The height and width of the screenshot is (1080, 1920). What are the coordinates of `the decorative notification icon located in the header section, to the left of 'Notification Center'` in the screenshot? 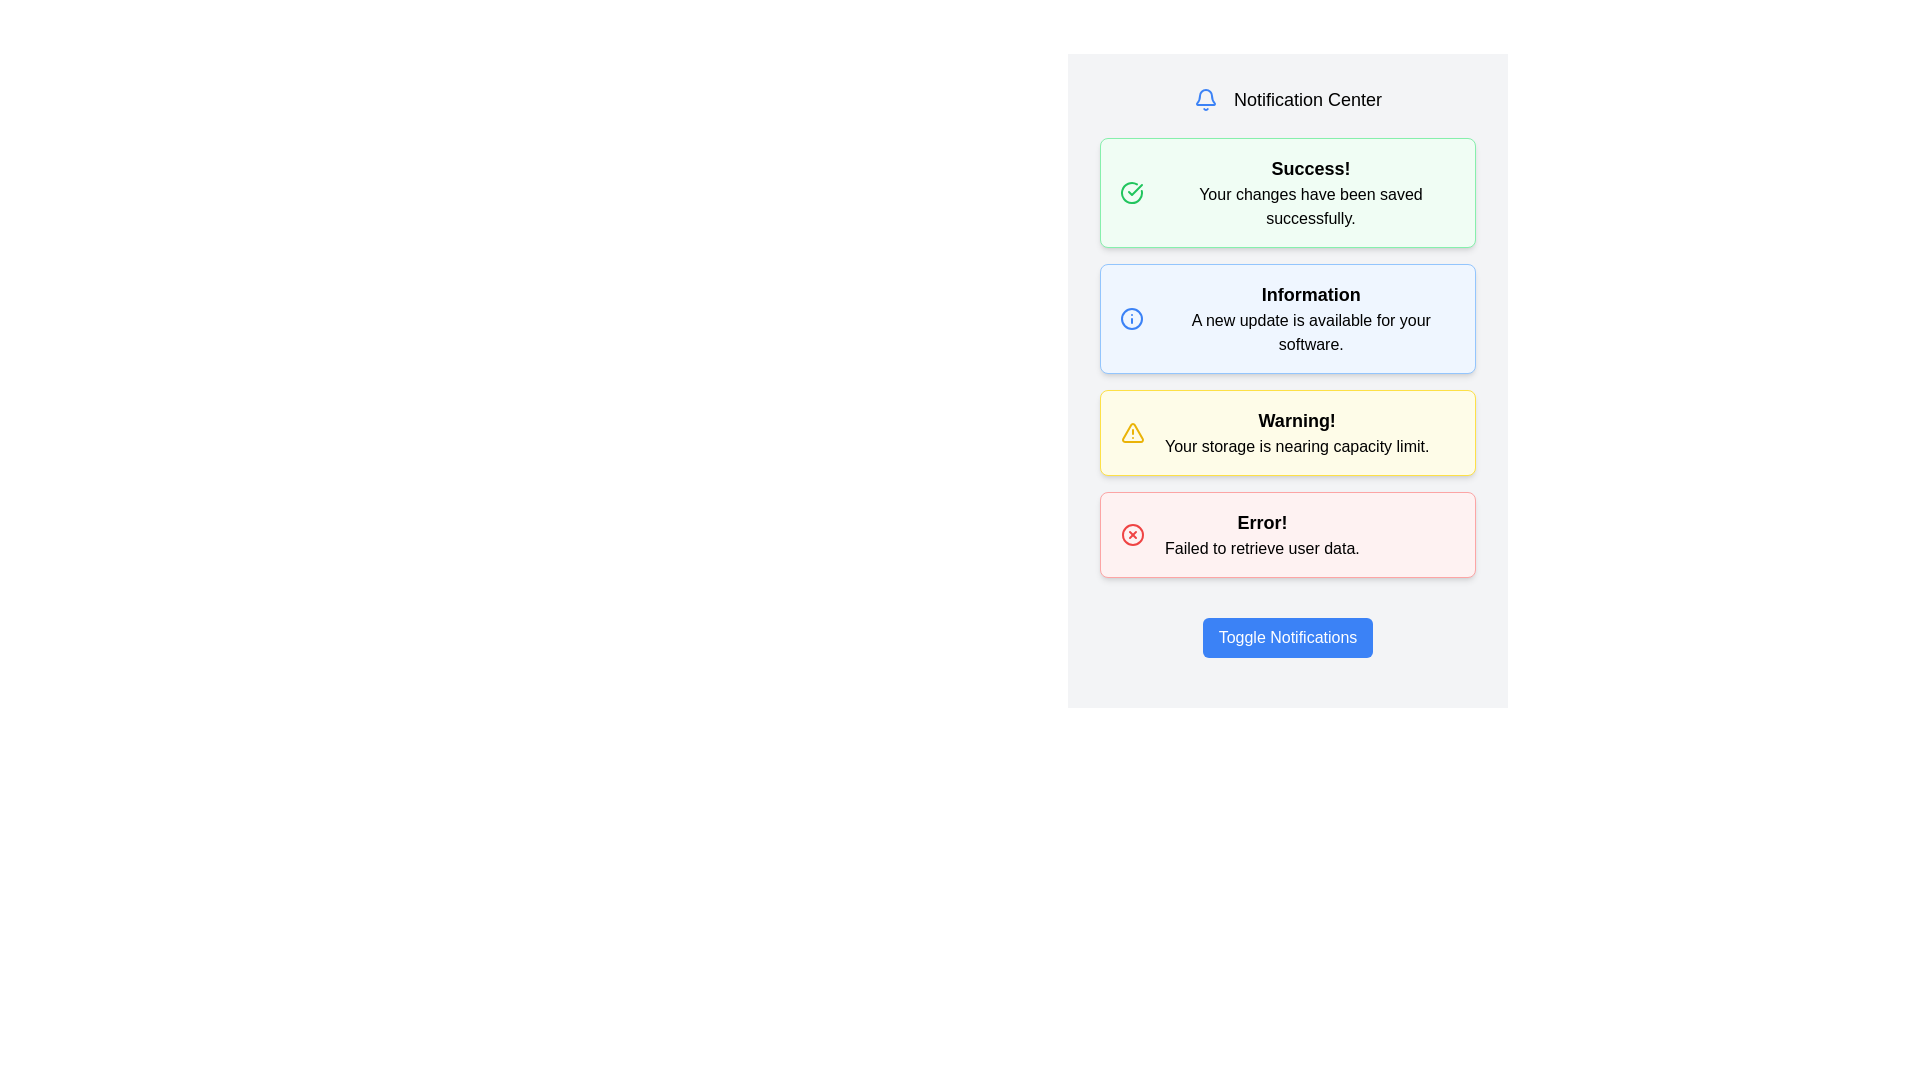 It's located at (1204, 100).